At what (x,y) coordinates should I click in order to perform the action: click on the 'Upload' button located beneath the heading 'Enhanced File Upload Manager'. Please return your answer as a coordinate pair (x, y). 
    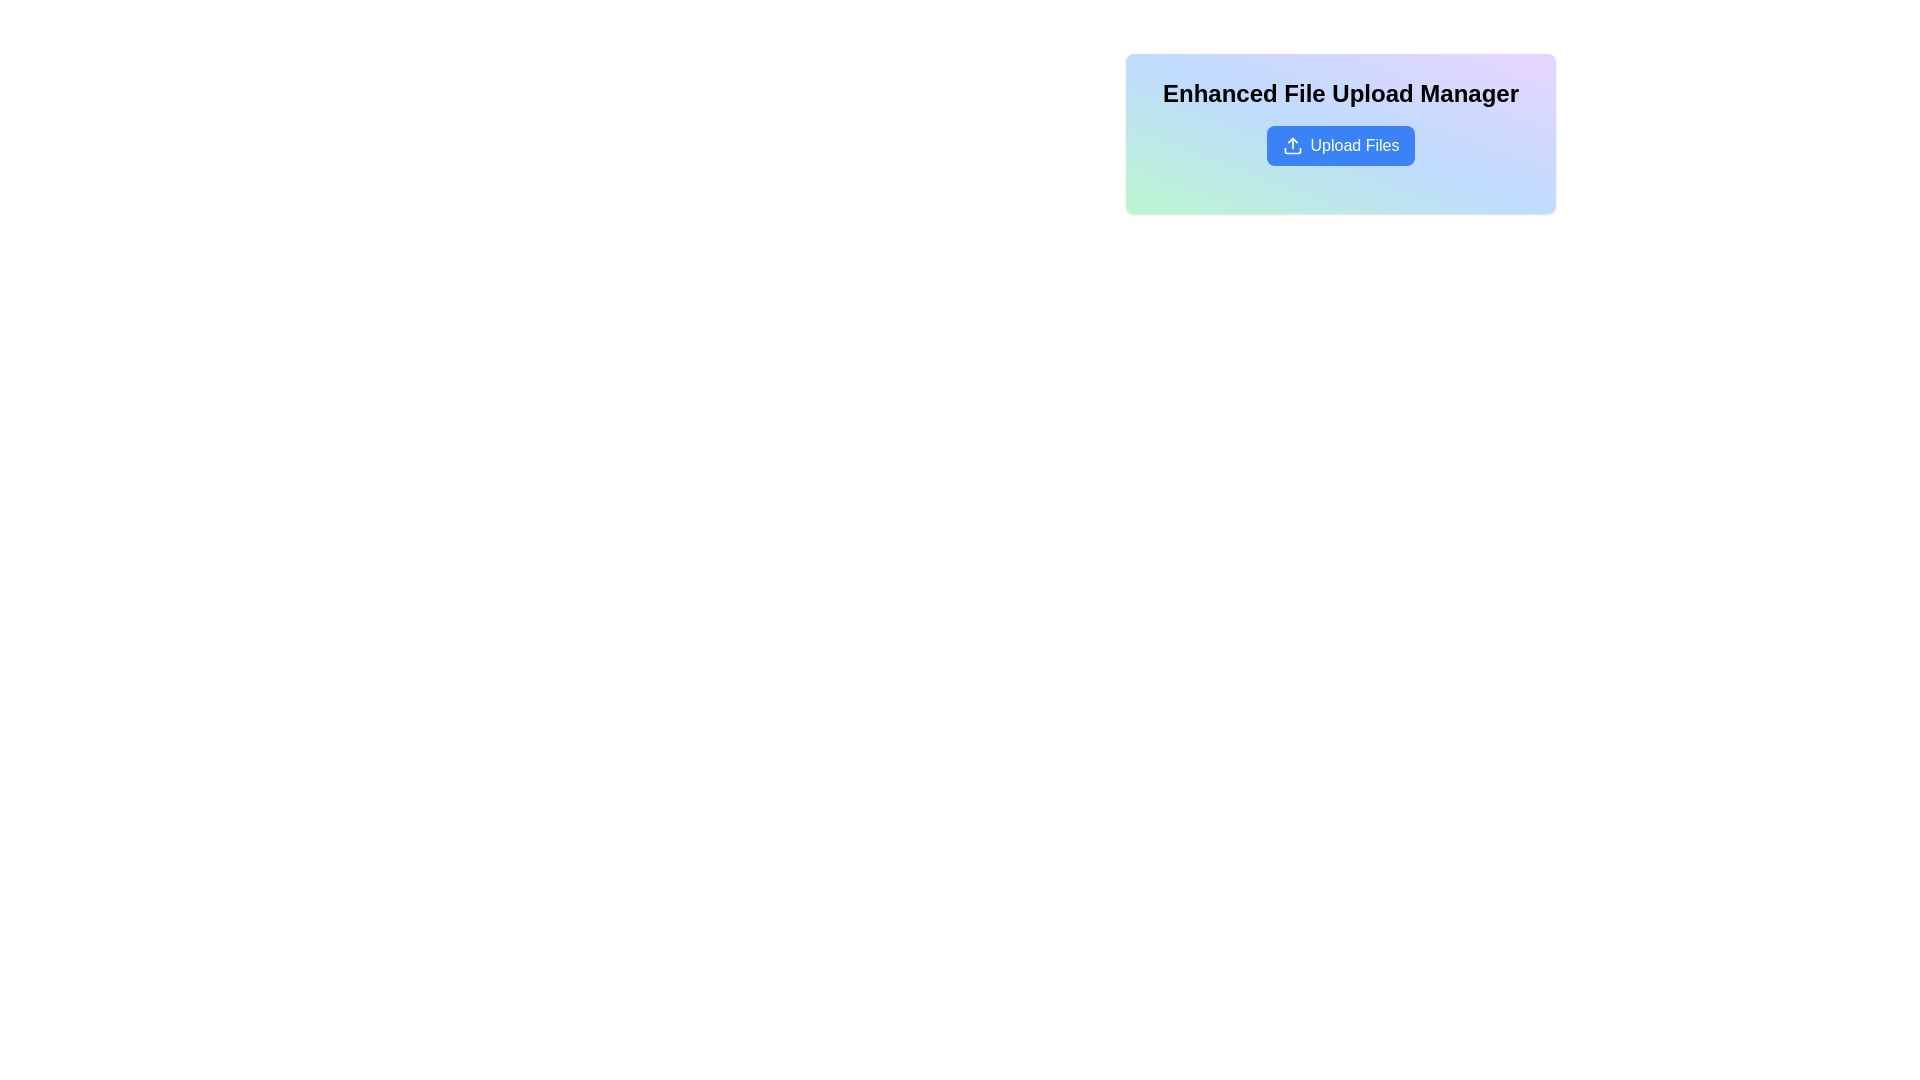
    Looking at the image, I should click on (1340, 145).